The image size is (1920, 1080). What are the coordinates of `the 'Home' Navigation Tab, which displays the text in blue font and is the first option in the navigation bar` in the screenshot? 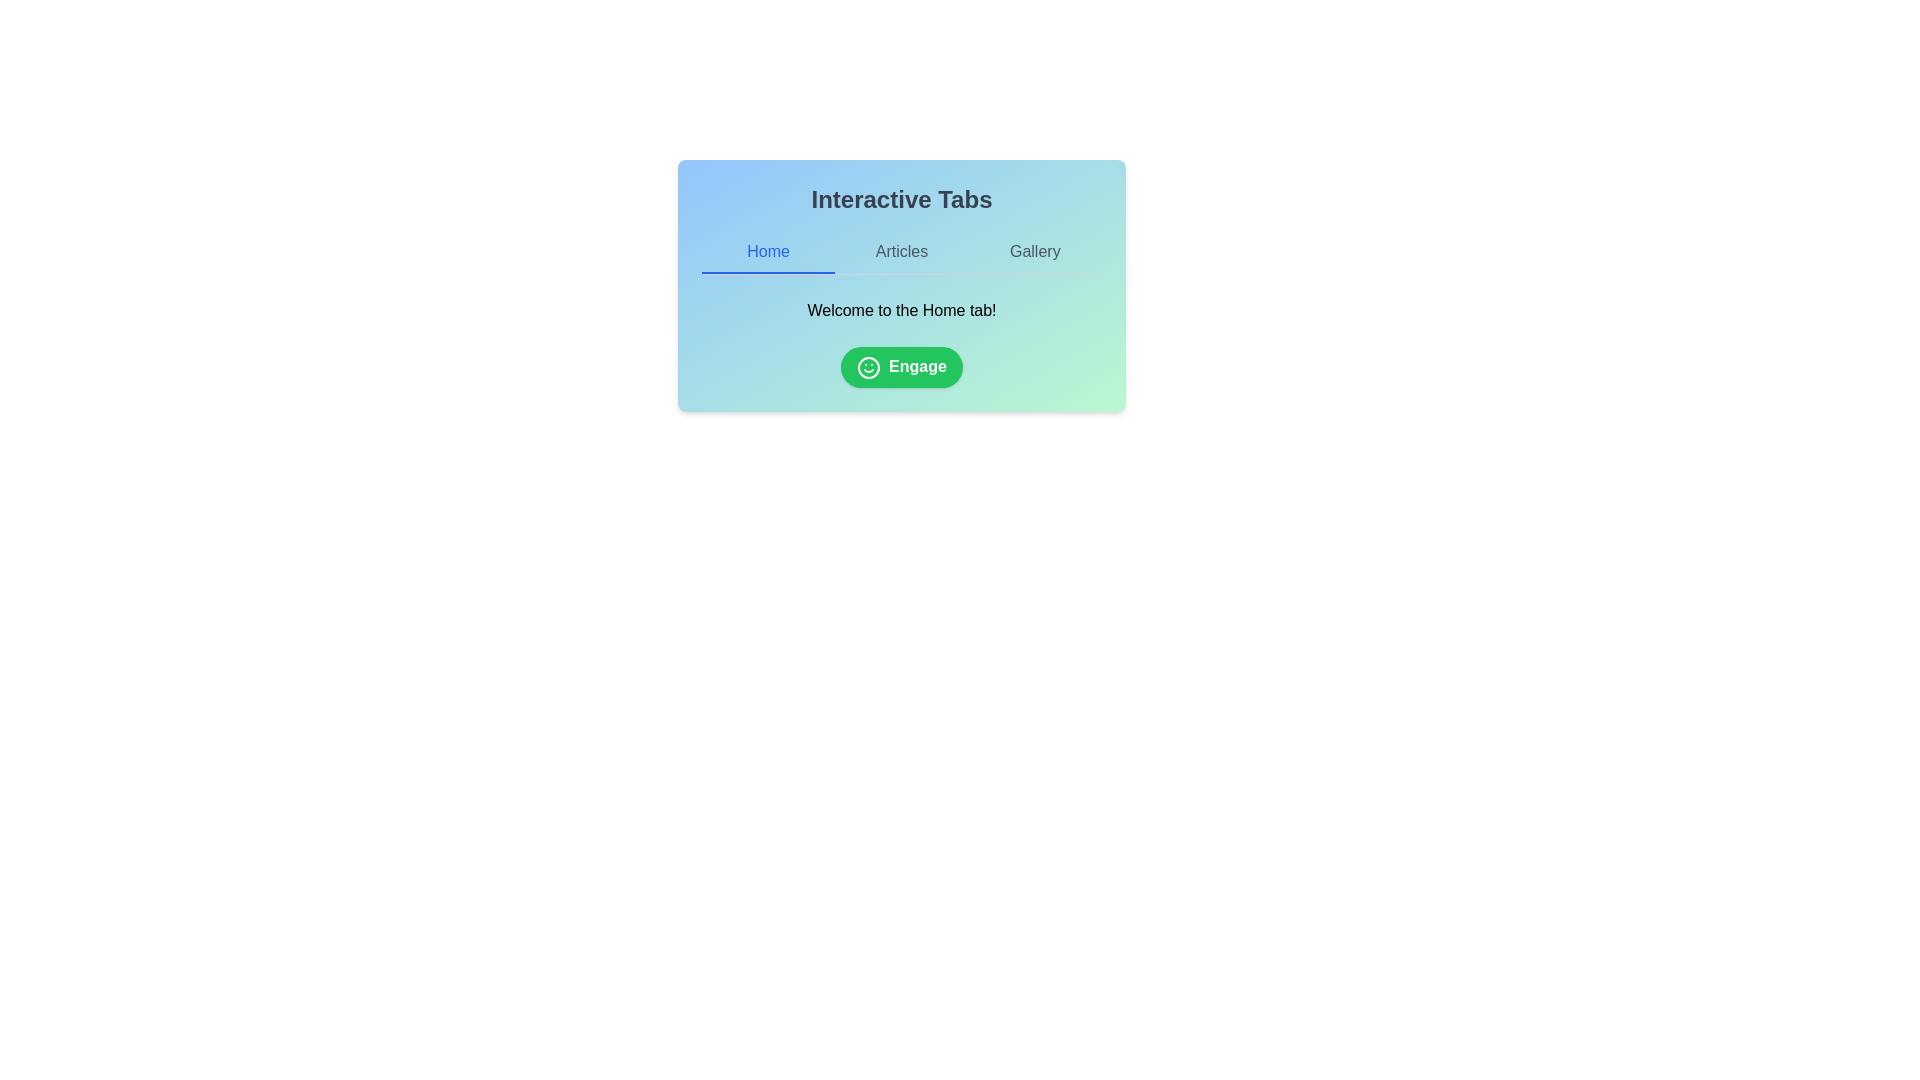 It's located at (767, 252).